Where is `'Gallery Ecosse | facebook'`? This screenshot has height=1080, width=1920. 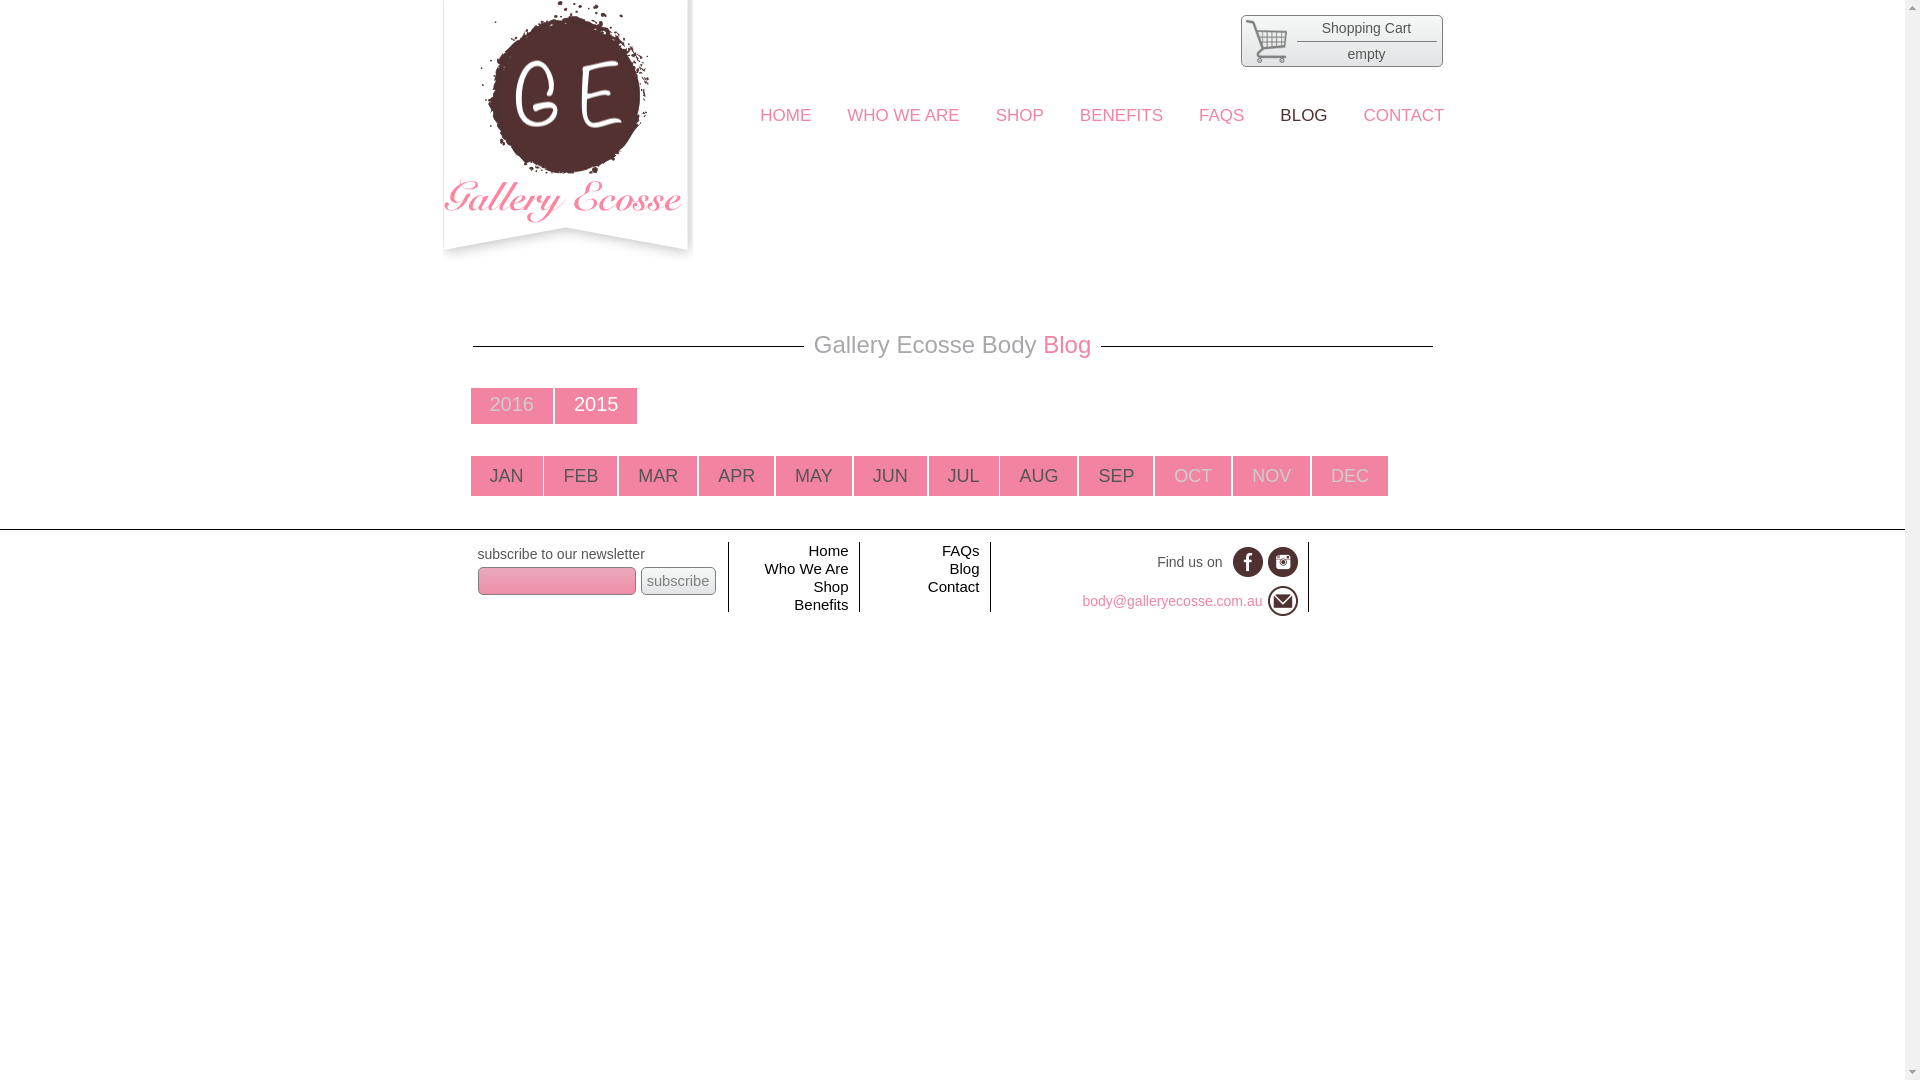
'Gallery Ecosse | facebook' is located at coordinates (1246, 562).